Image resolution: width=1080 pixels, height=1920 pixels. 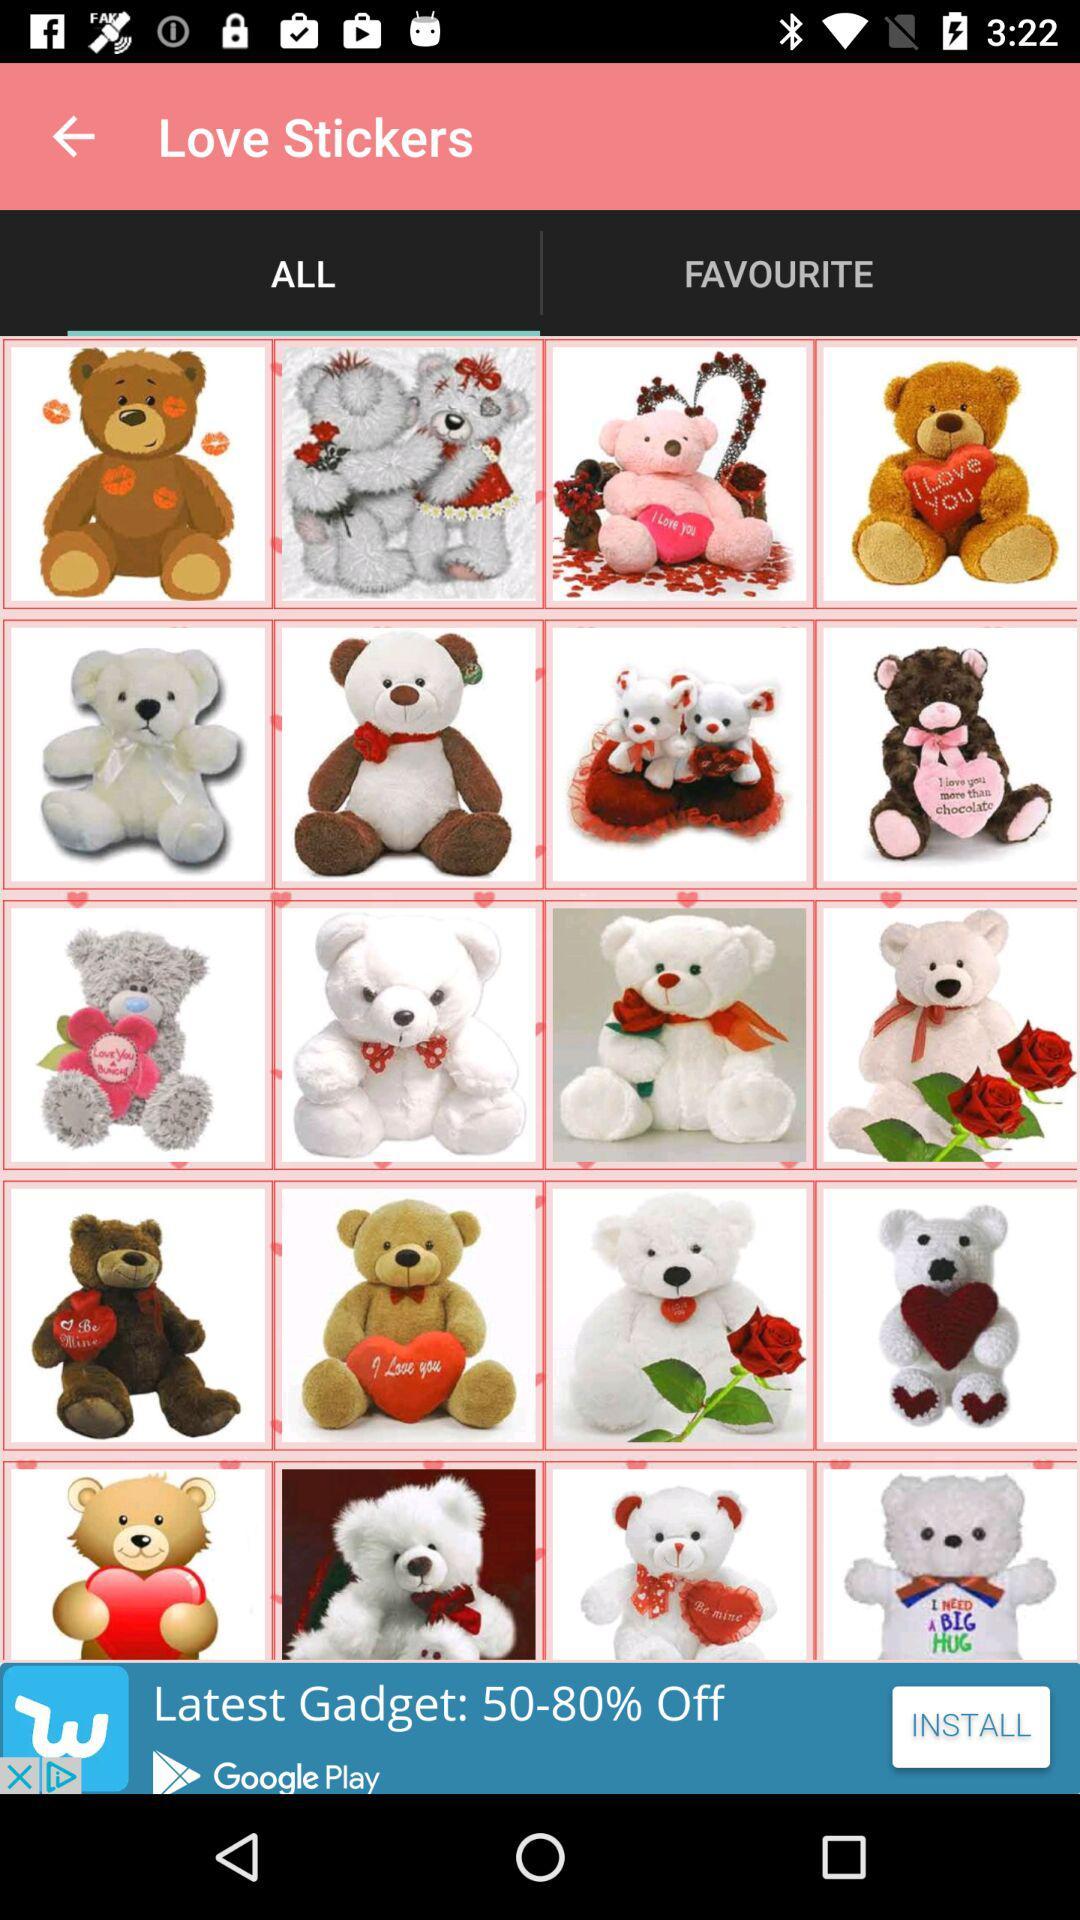 I want to click on its an advertisement, so click(x=540, y=1727).